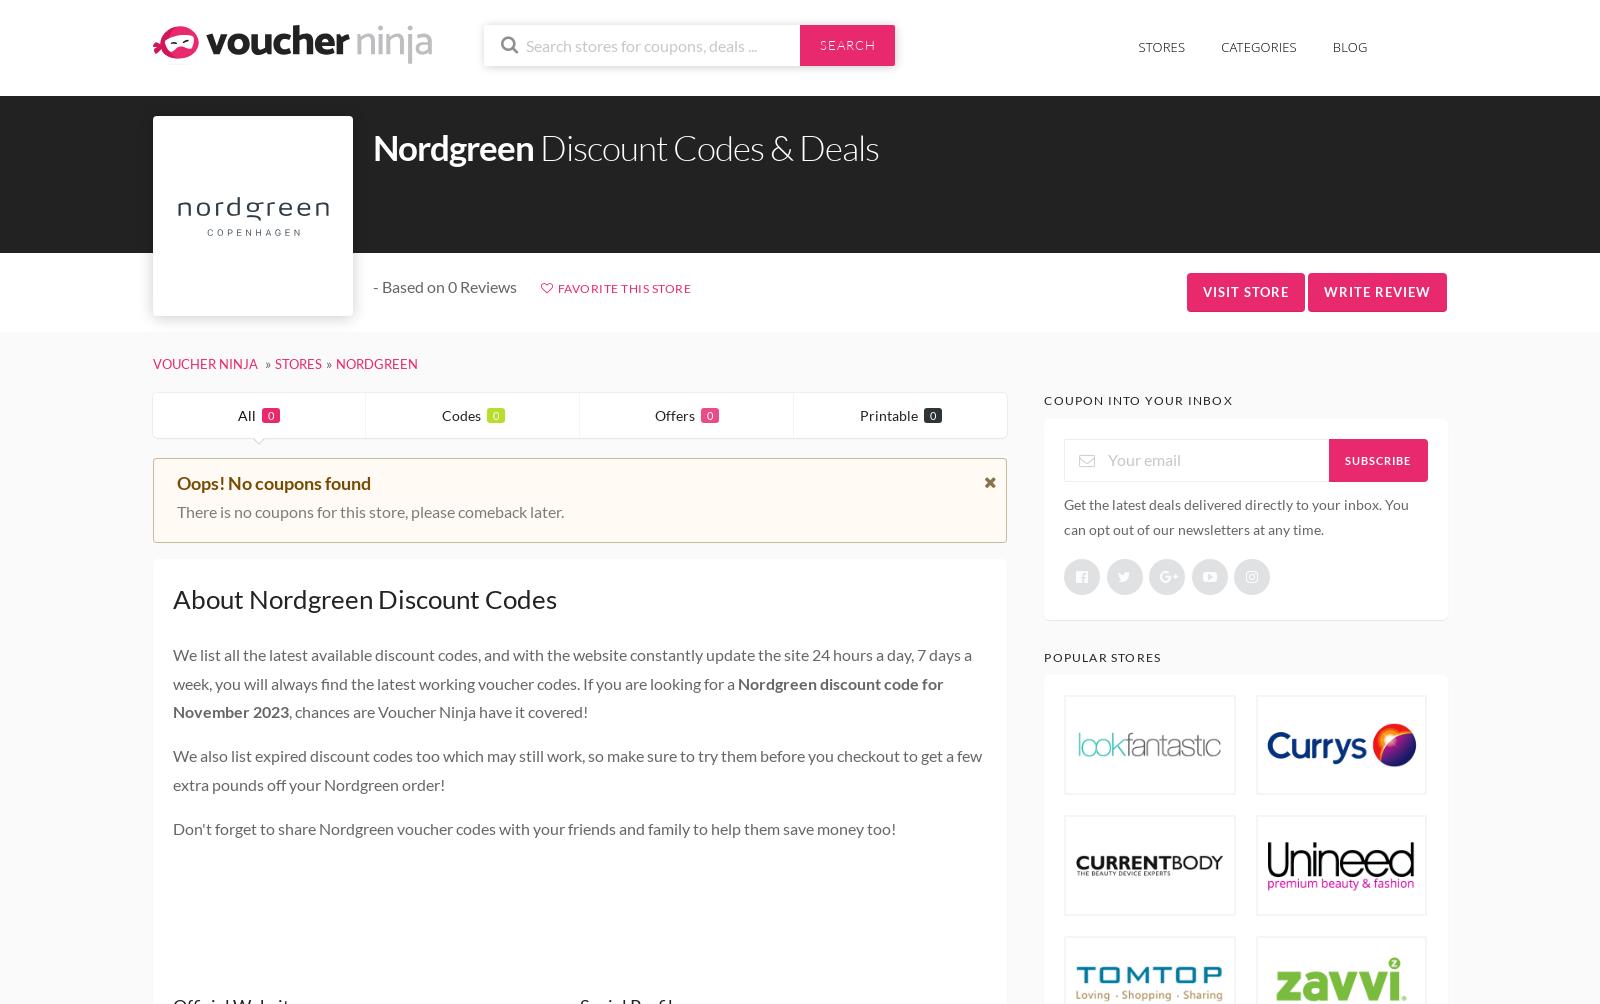 This screenshot has width=1600, height=1004. Describe the element at coordinates (706, 146) in the screenshot. I see `'Discount Codes & Deals'` at that location.